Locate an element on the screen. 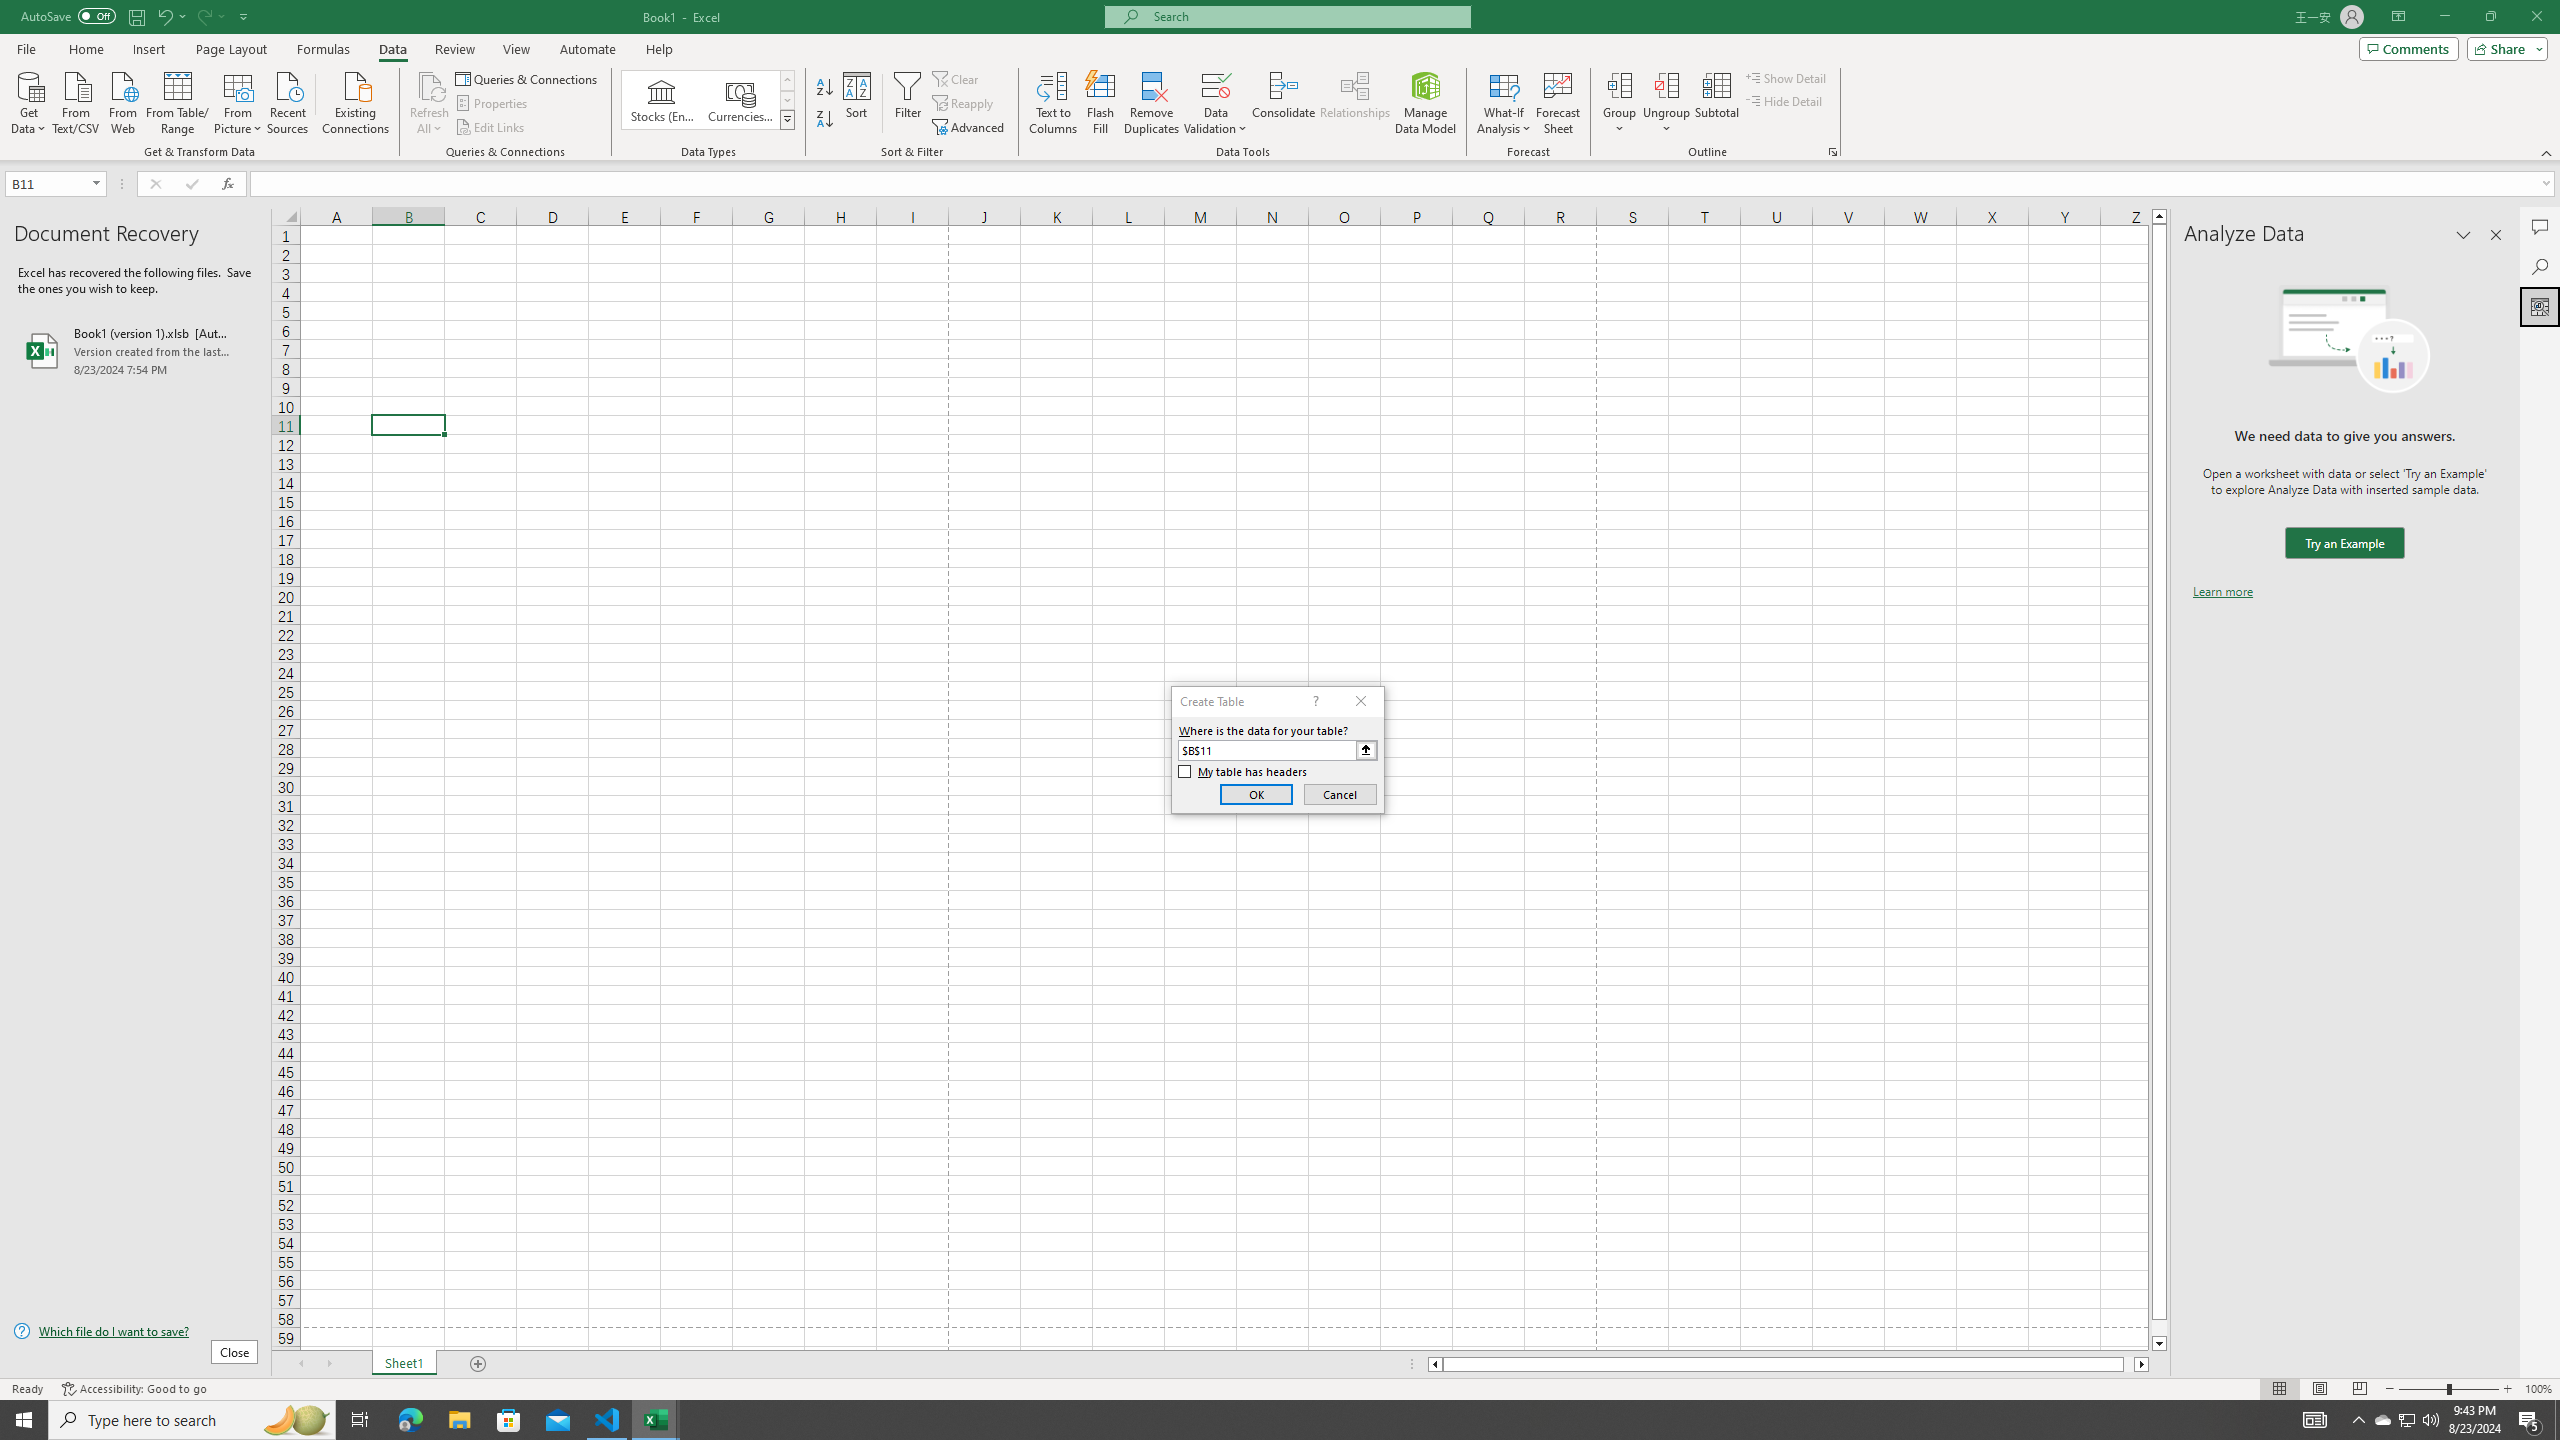 The height and width of the screenshot is (1440, 2560). 'We need data to give you answers. Try an Example' is located at coordinates (2343, 543).